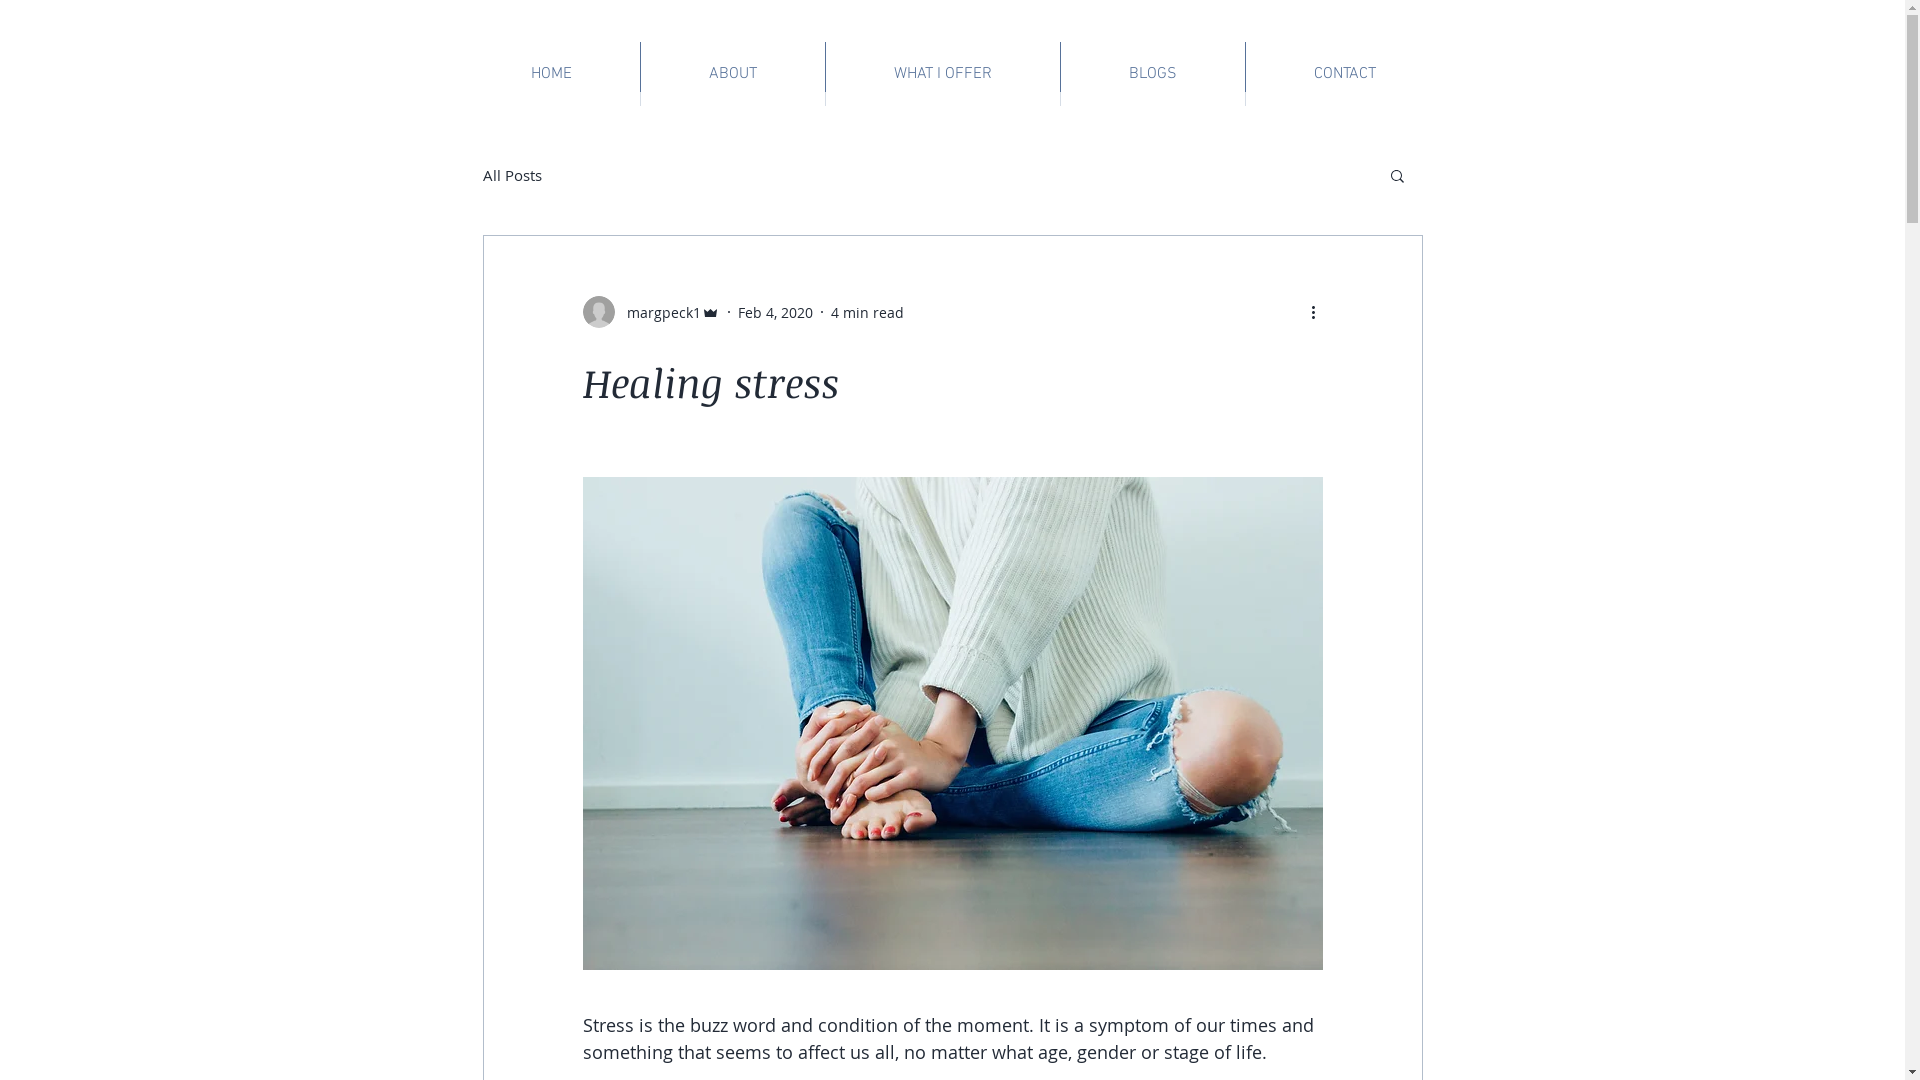 This screenshot has height=1080, width=1920. I want to click on 'WHAT I OFFER', so click(825, 72).